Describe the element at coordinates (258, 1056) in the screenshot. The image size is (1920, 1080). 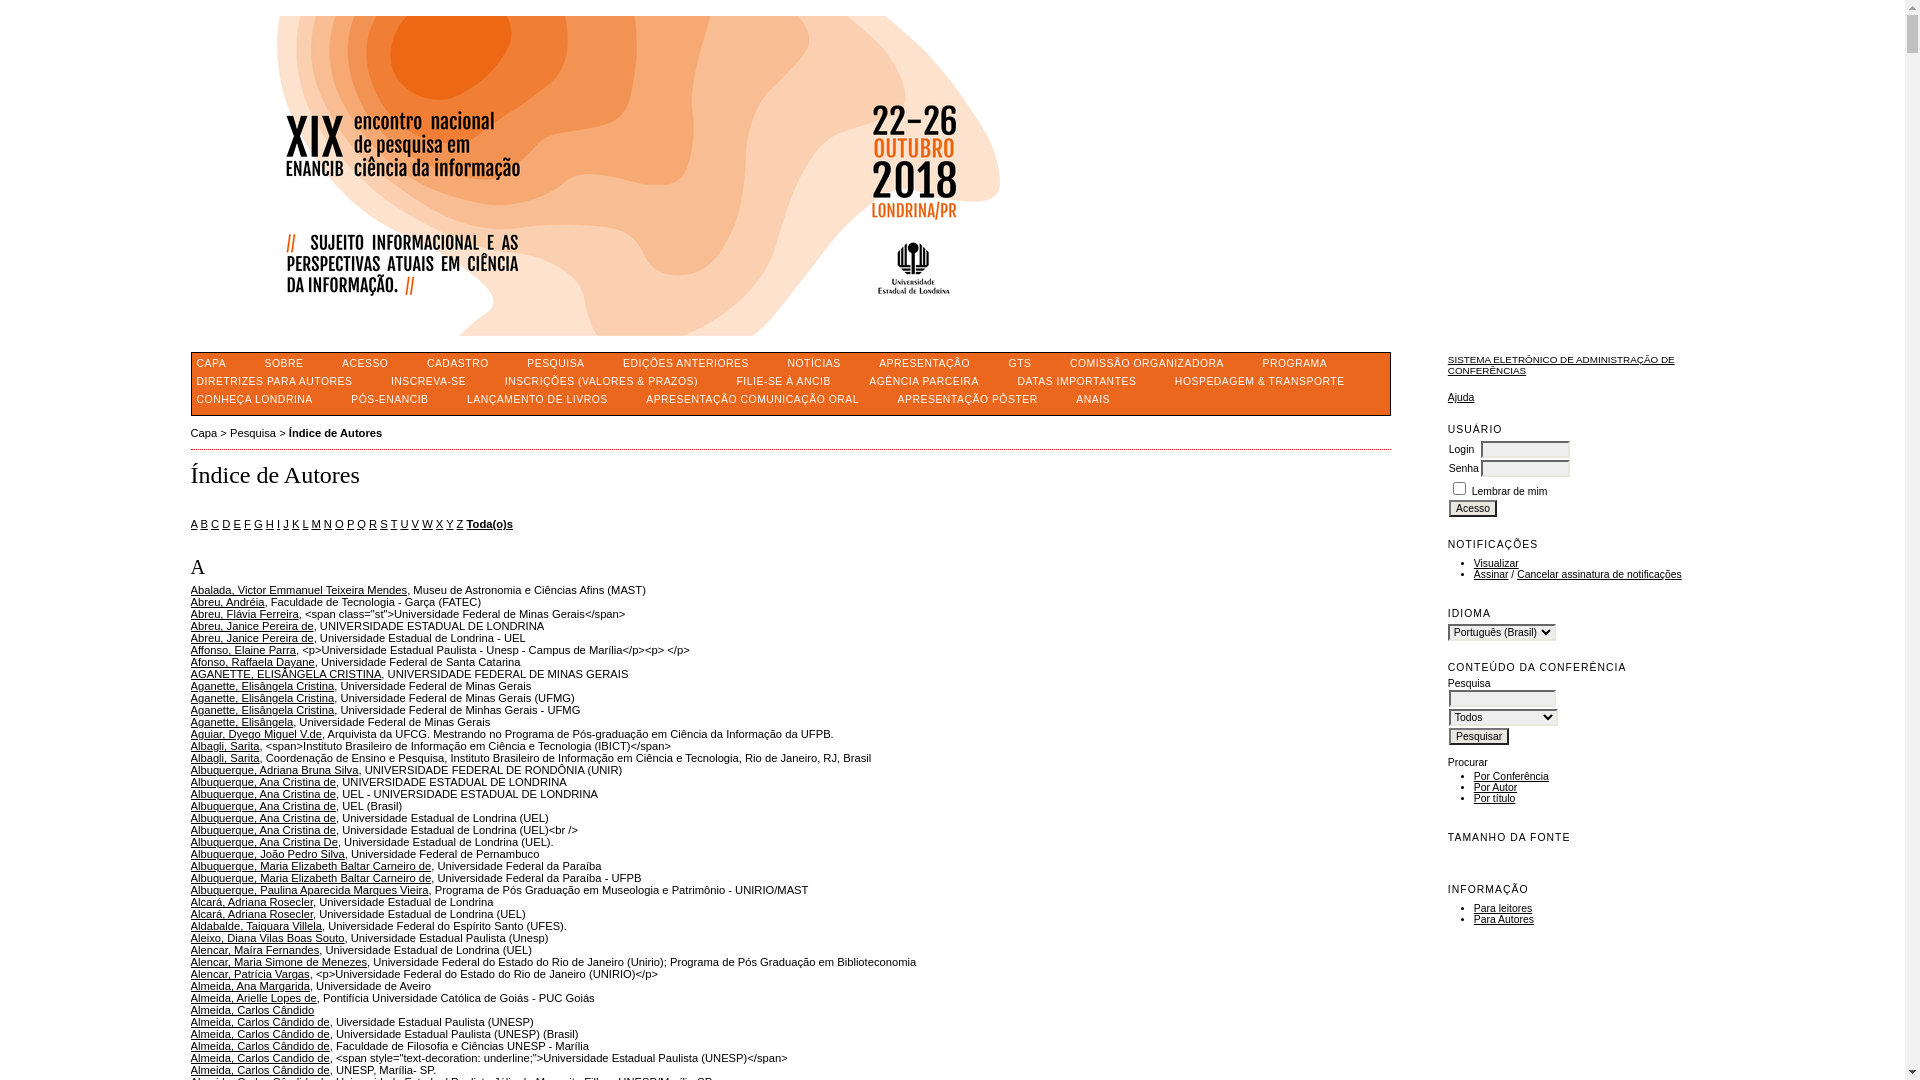
I see `'Almeida, Carlos Candido de'` at that location.